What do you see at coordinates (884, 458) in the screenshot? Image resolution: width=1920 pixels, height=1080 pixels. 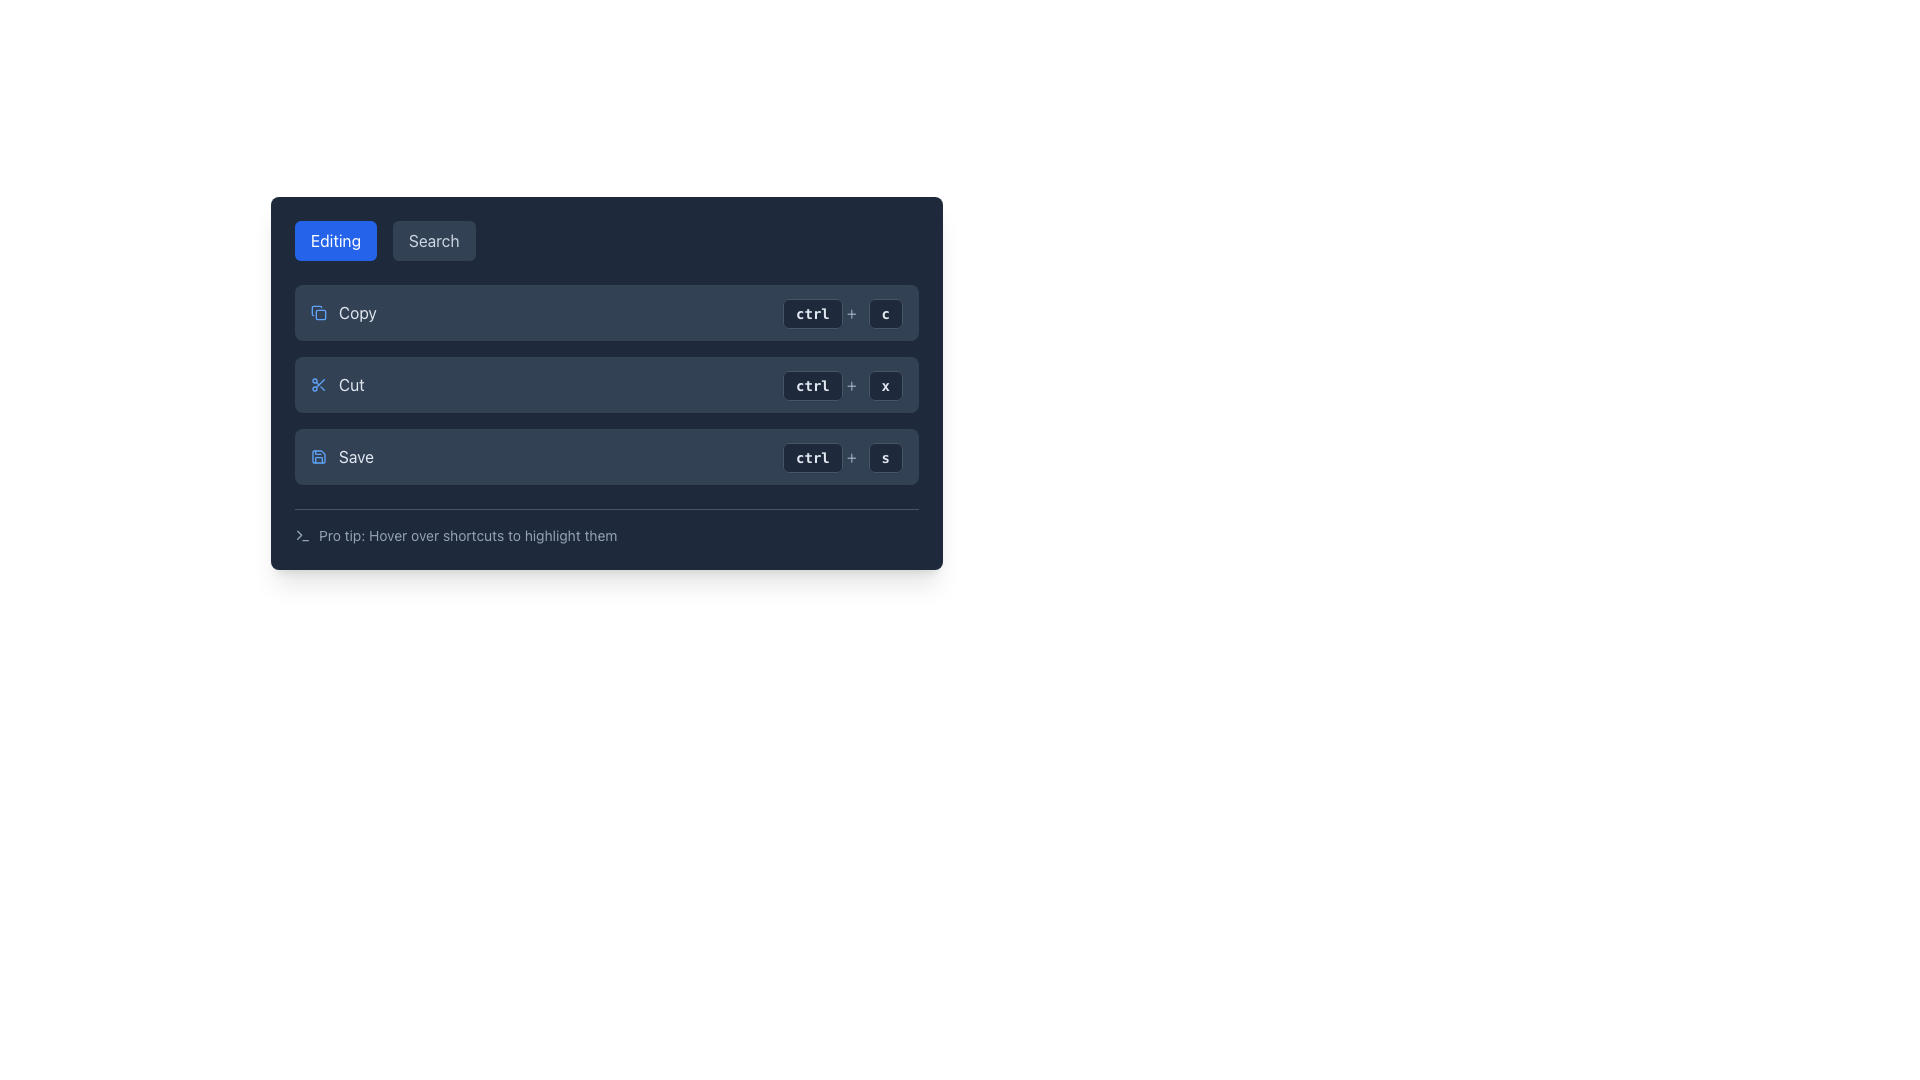 I see `the Button-like indicator for the 'Save' function, which shows the keyboard shortcut 'Ctrl + S' and is located as the last item in the third row of shortcut instructions` at bounding box center [884, 458].